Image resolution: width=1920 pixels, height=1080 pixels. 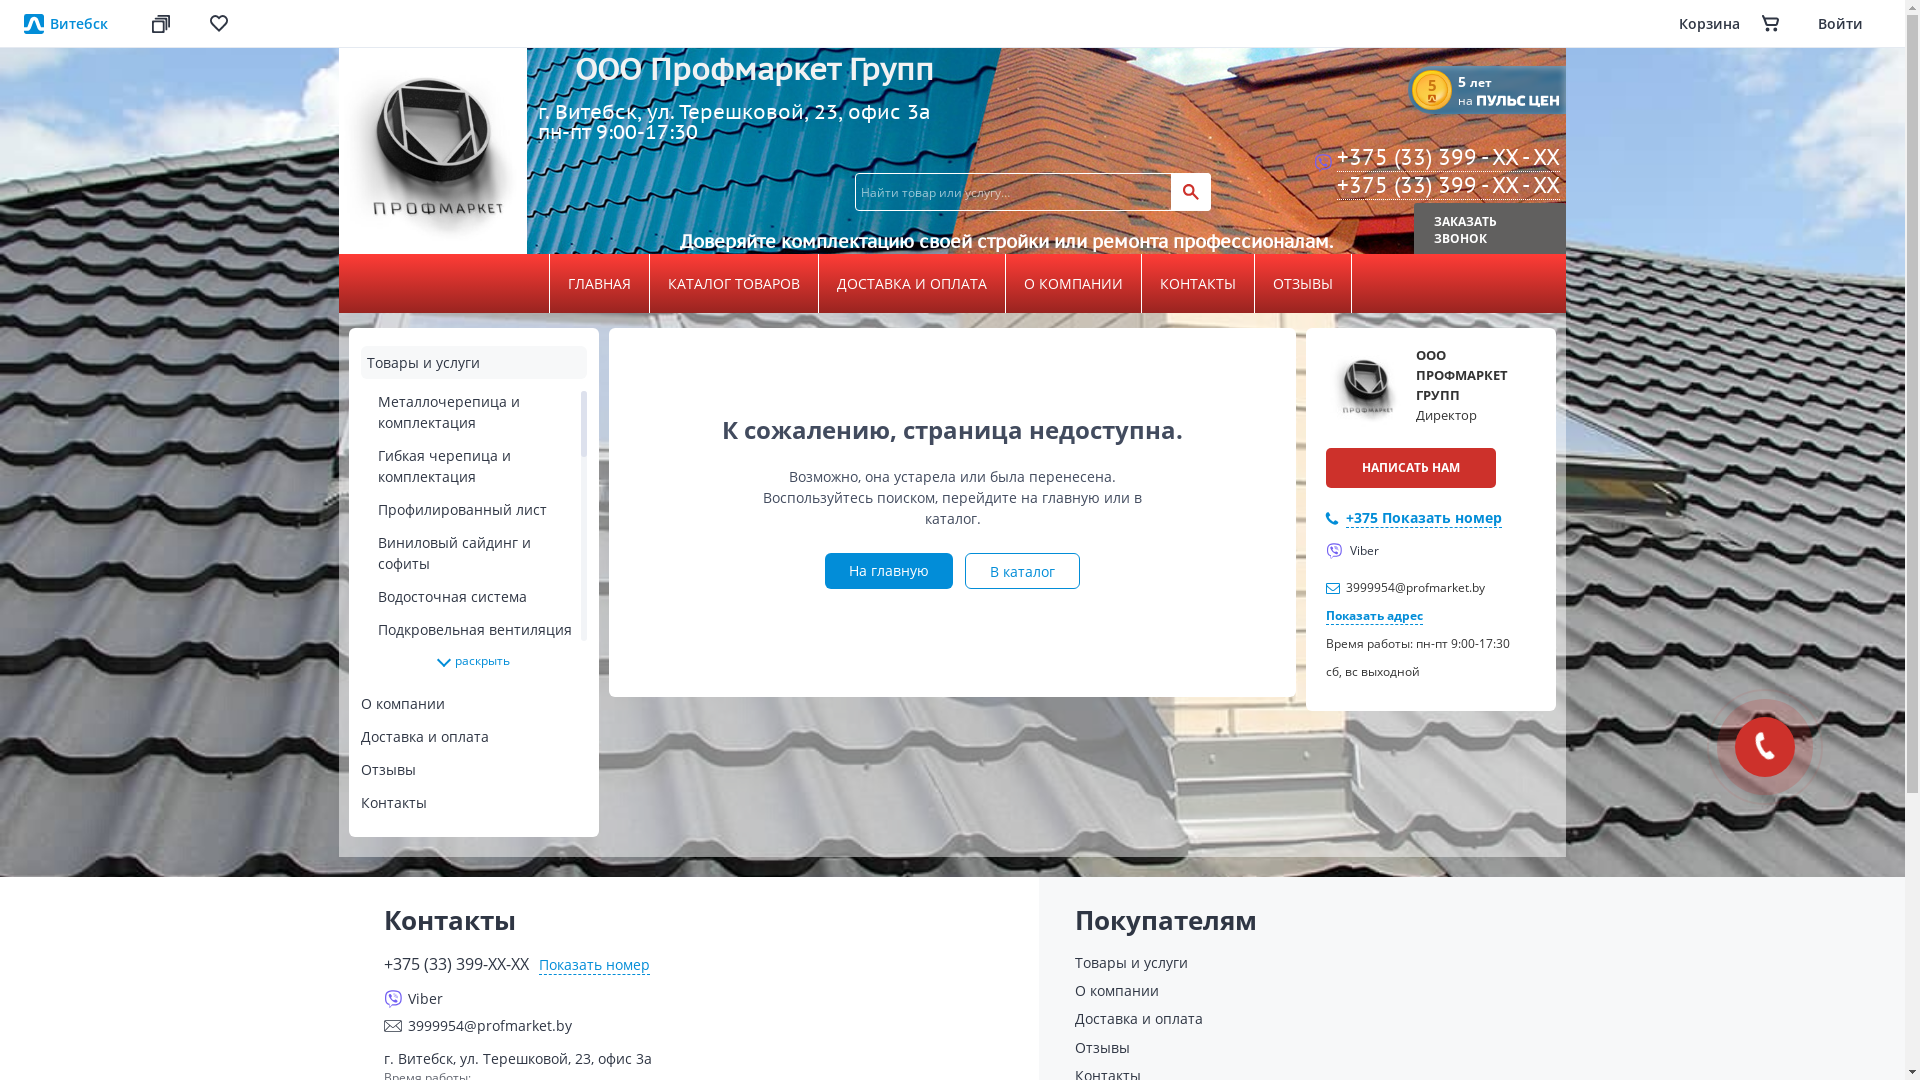 What do you see at coordinates (1352, 550) in the screenshot?
I see `'Viber'` at bounding box center [1352, 550].